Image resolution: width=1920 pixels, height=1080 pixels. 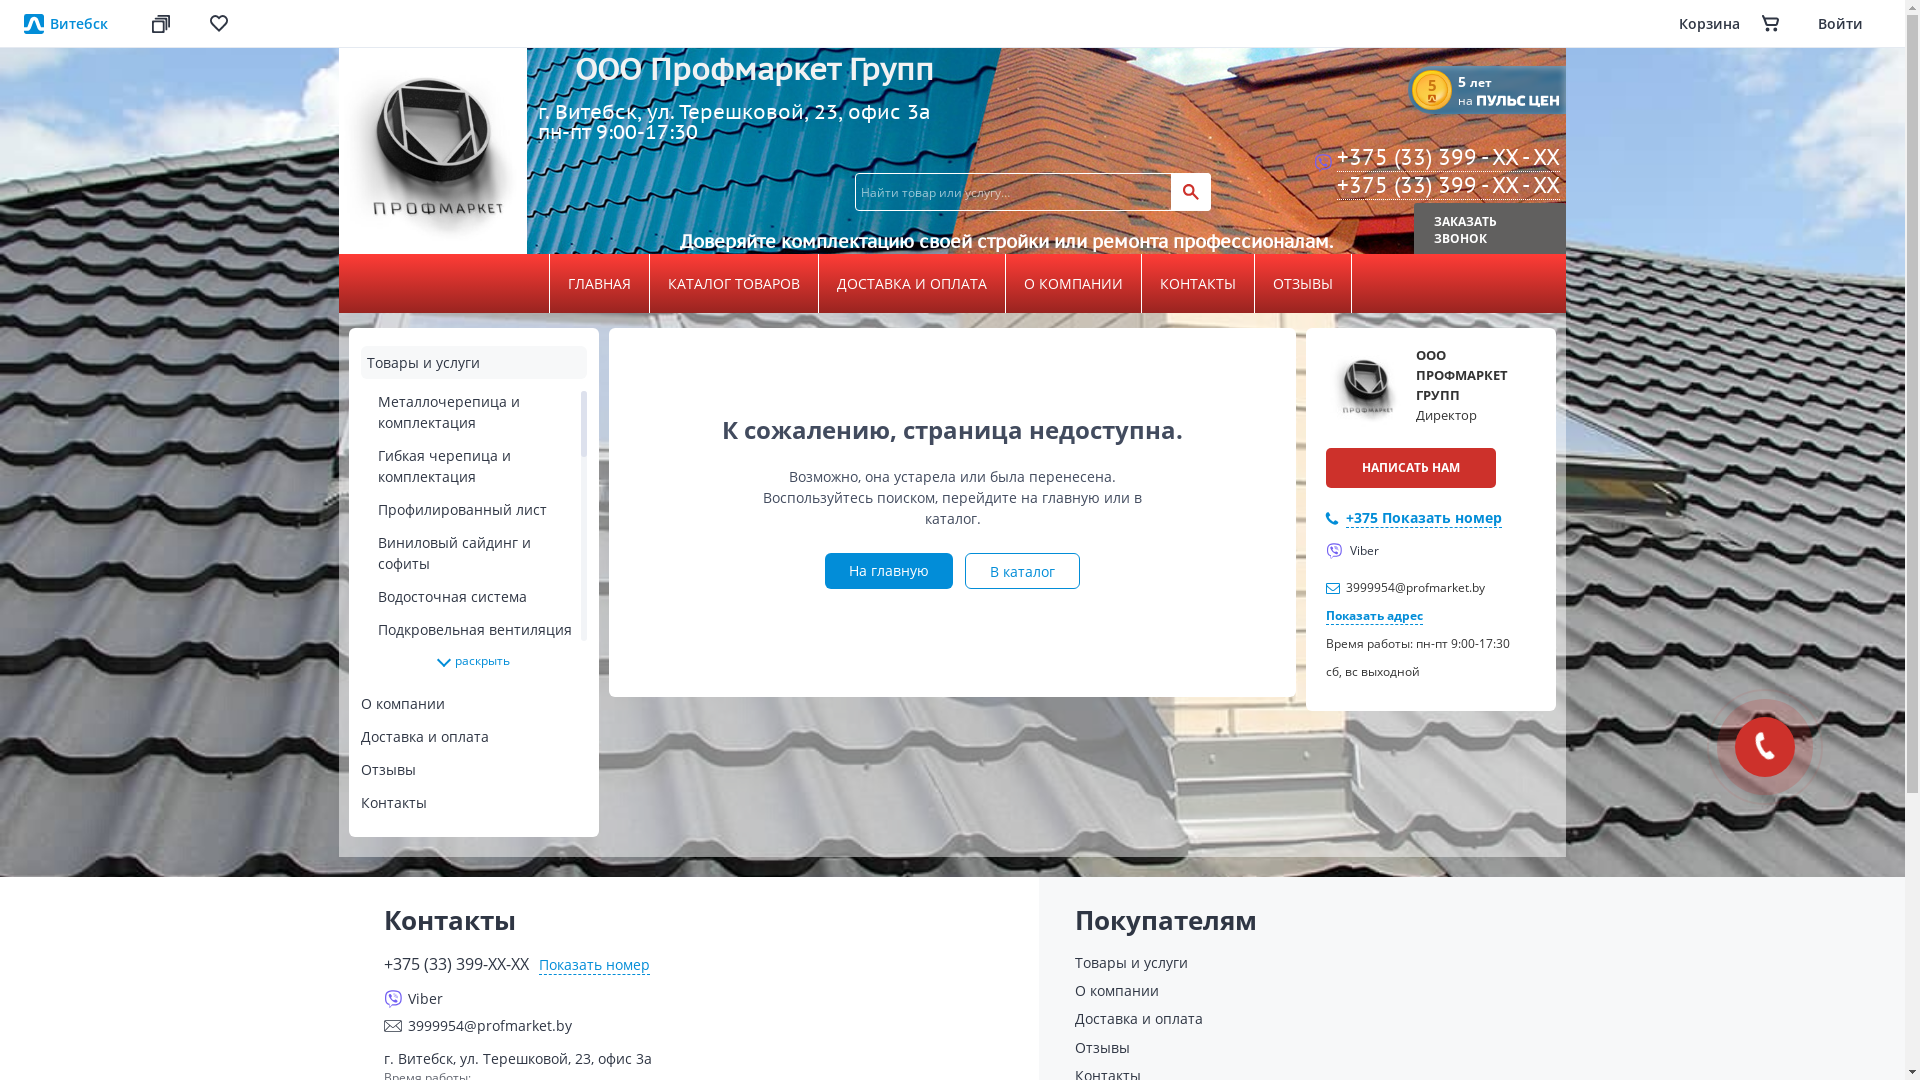 What do you see at coordinates (1352, 550) in the screenshot?
I see `'Viber'` at bounding box center [1352, 550].